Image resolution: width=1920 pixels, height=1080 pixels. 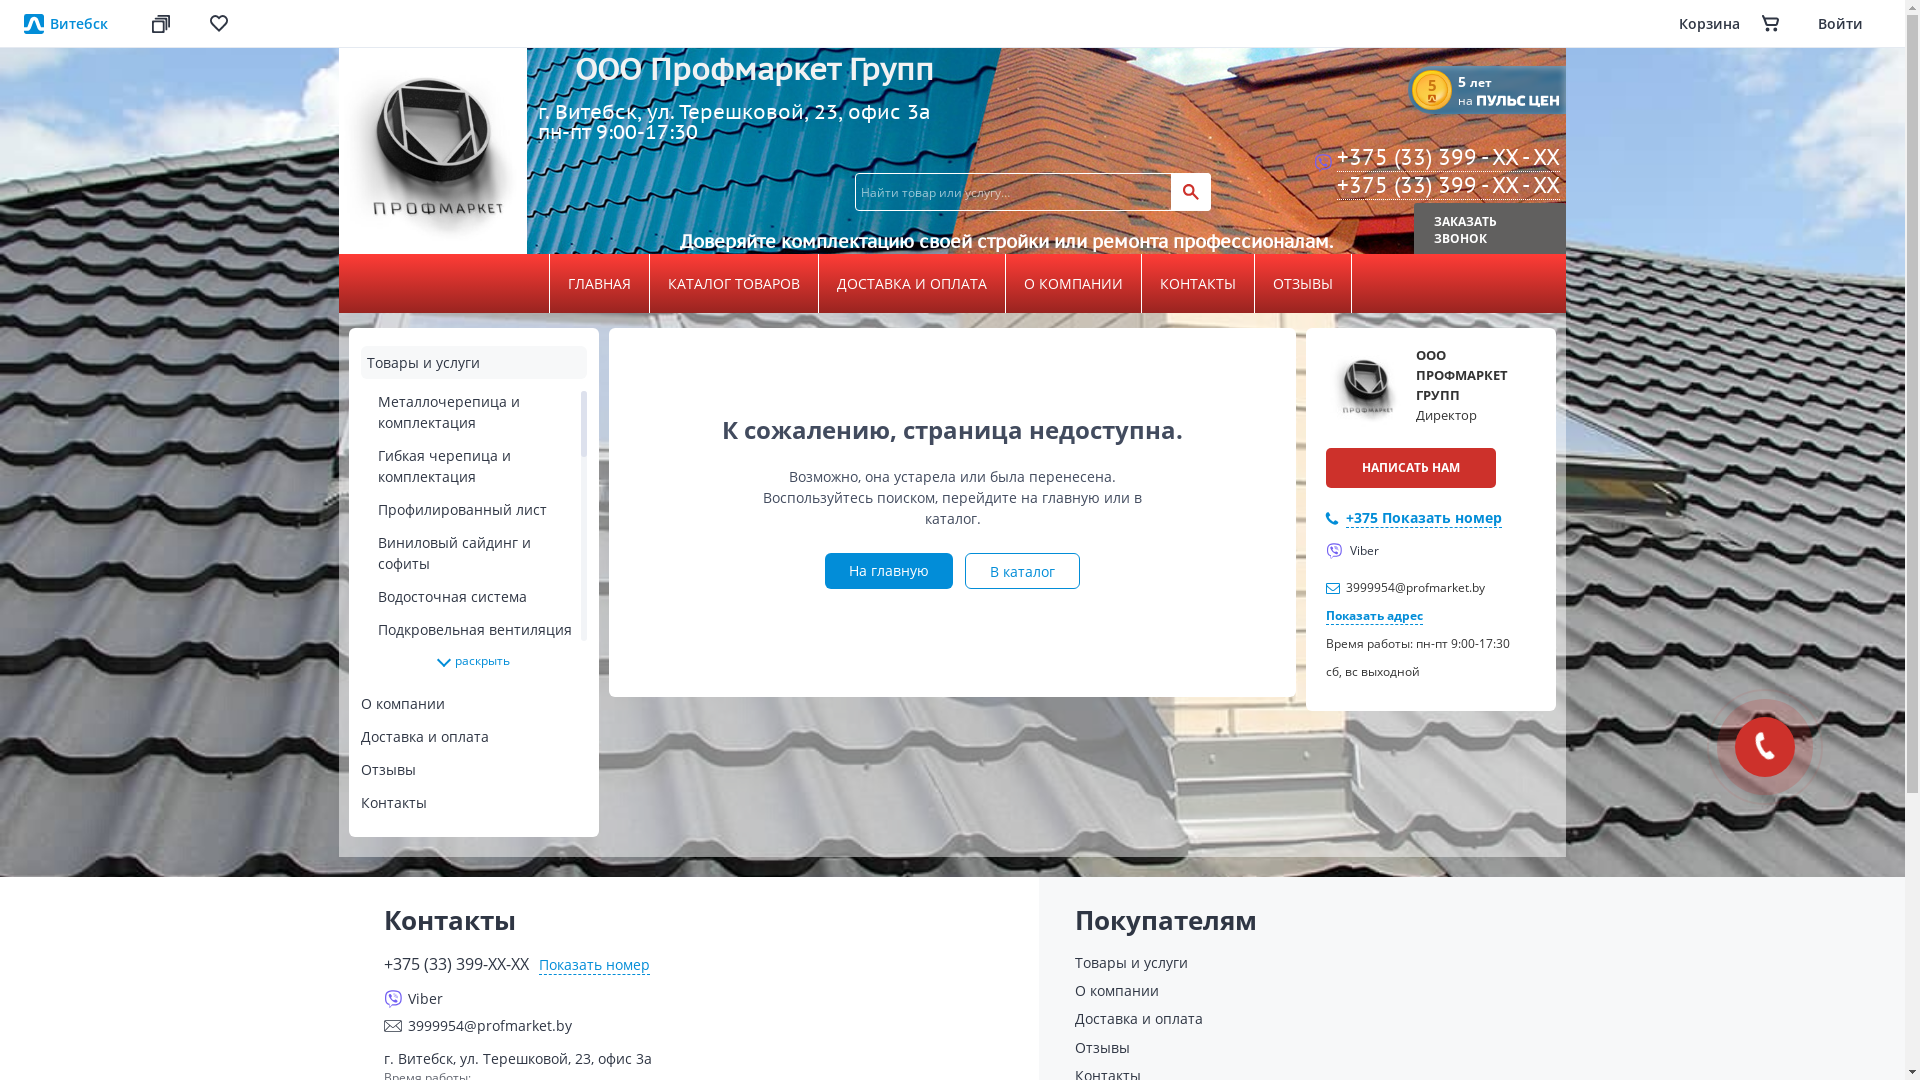 What do you see at coordinates (1352, 550) in the screenshot?
I see `'Viber'` at bounding box center [1352, 550].